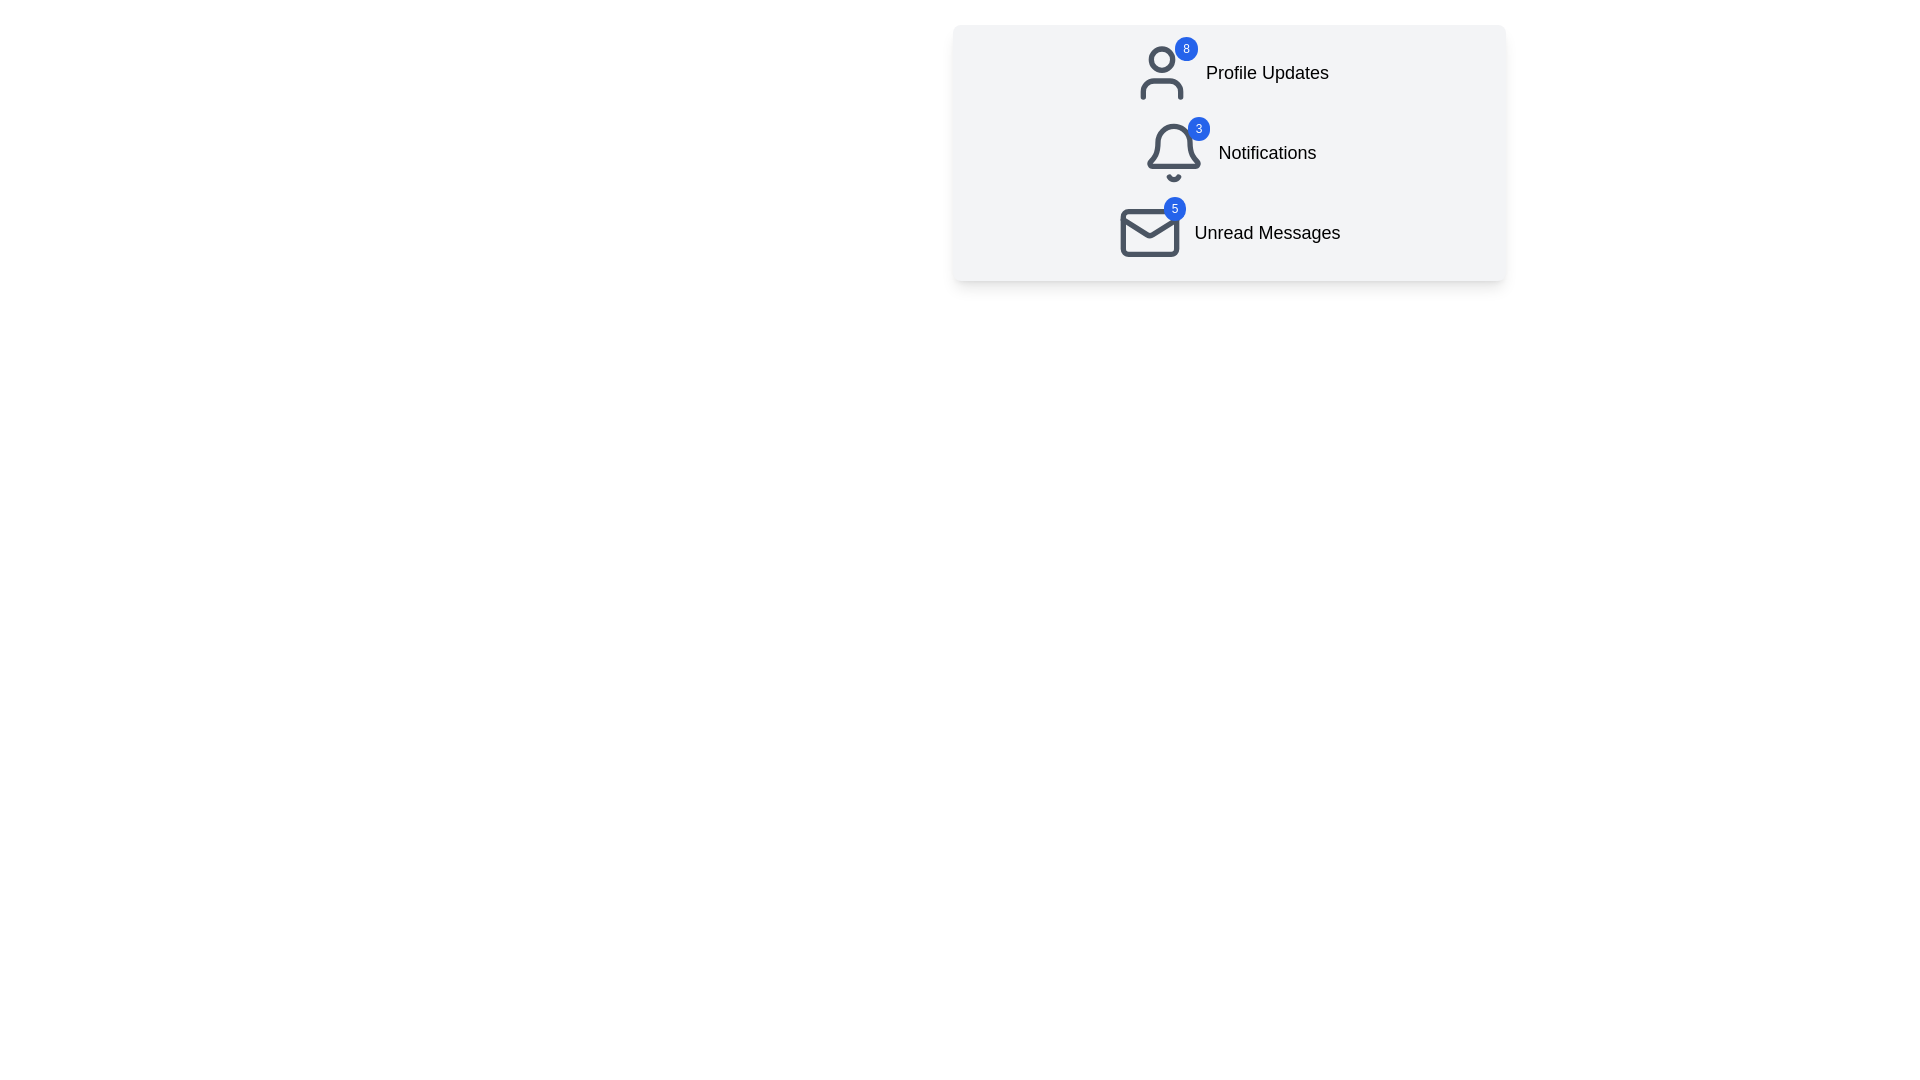 The width and height of the screenshot is (1920, 1080). What do you see at coordinates (1150, 231) in the screenshot?
I see `vector graphic element located within the envelope icon at the bottom of the vertical menu using developer tools` at bounding box center [1150, 231].